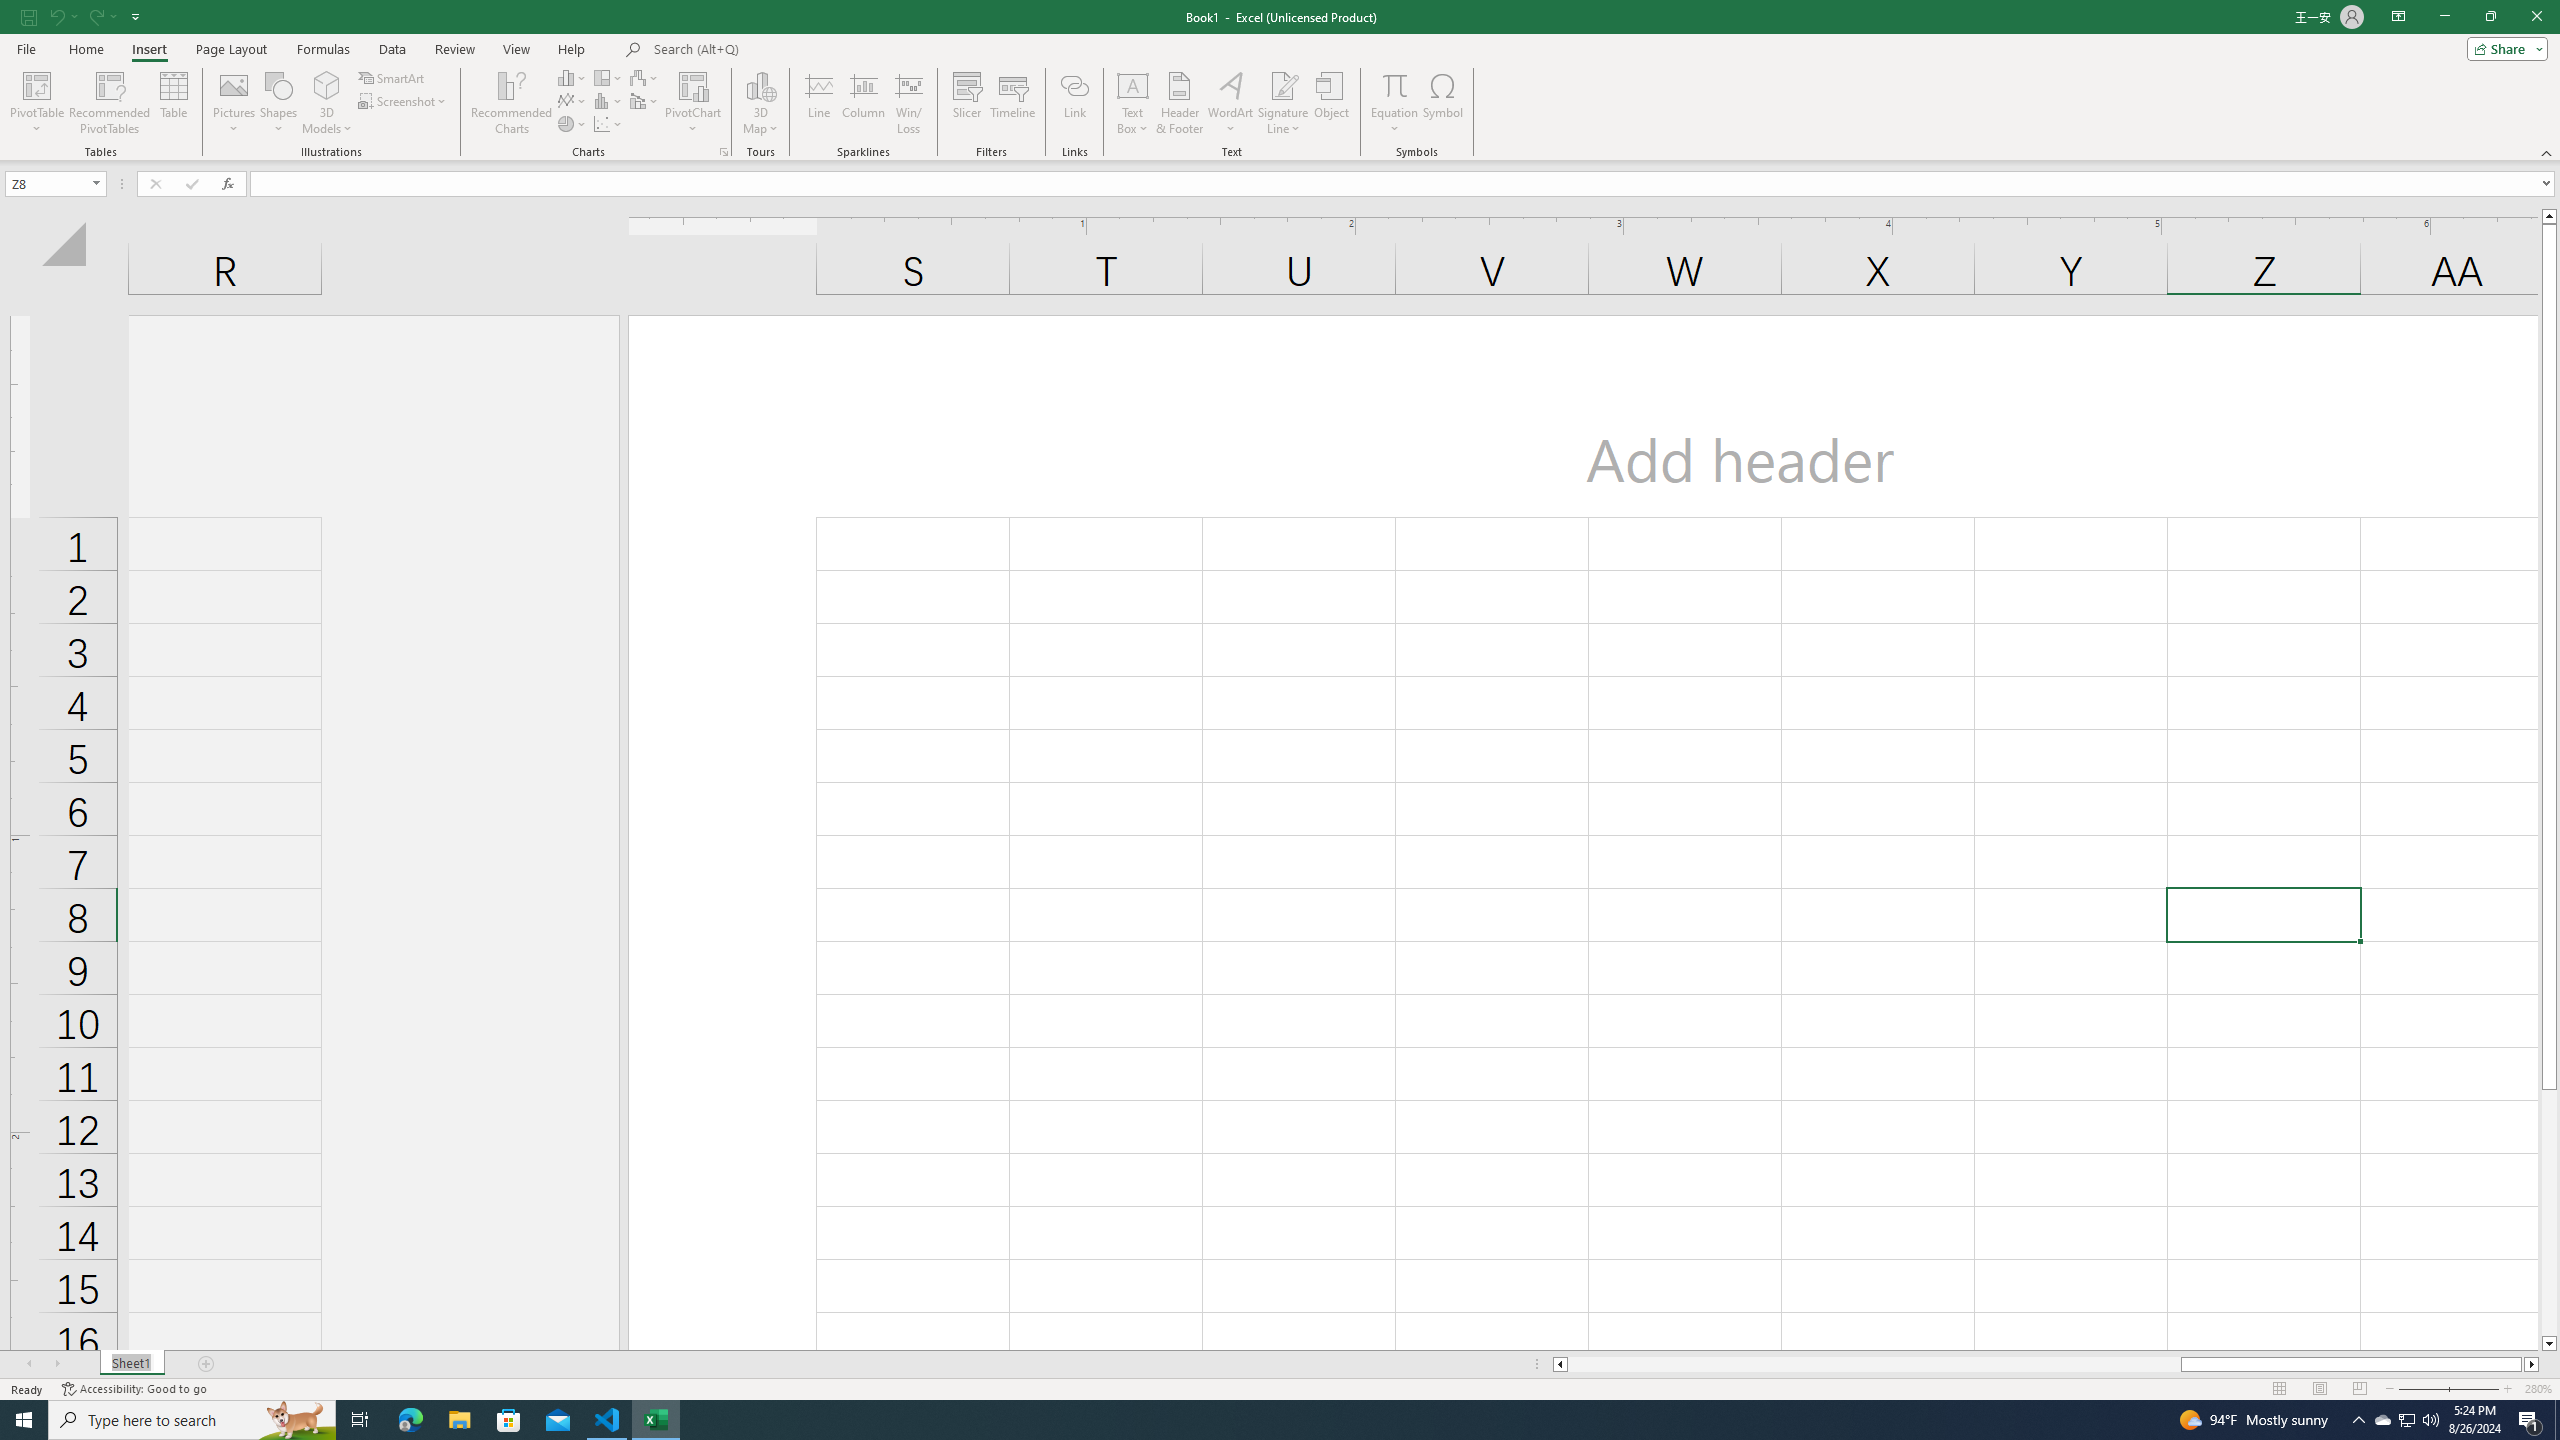 This screenshot has height=1440, width=2560. I want to click on 'Insert Line or Area Chart', so click(572, 99).